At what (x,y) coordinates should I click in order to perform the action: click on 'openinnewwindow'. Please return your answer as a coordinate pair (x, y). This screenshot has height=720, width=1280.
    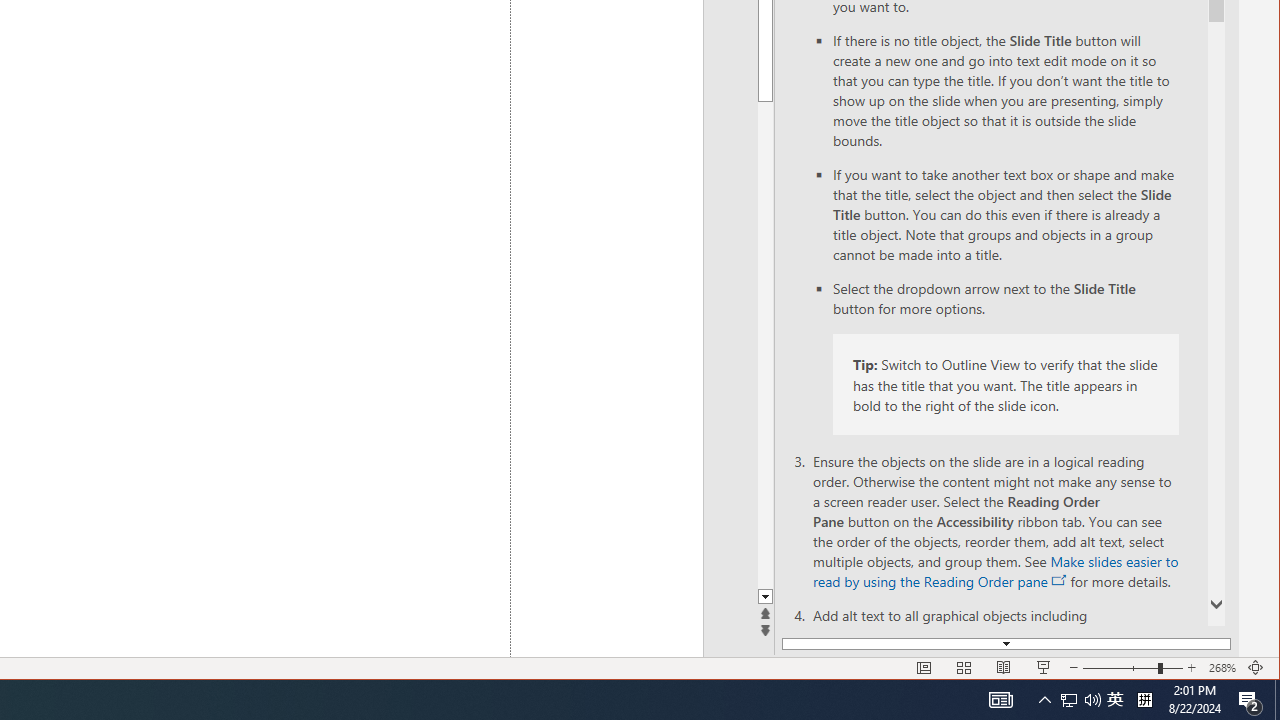
    Looking at the image, I should click on (1058, 581).